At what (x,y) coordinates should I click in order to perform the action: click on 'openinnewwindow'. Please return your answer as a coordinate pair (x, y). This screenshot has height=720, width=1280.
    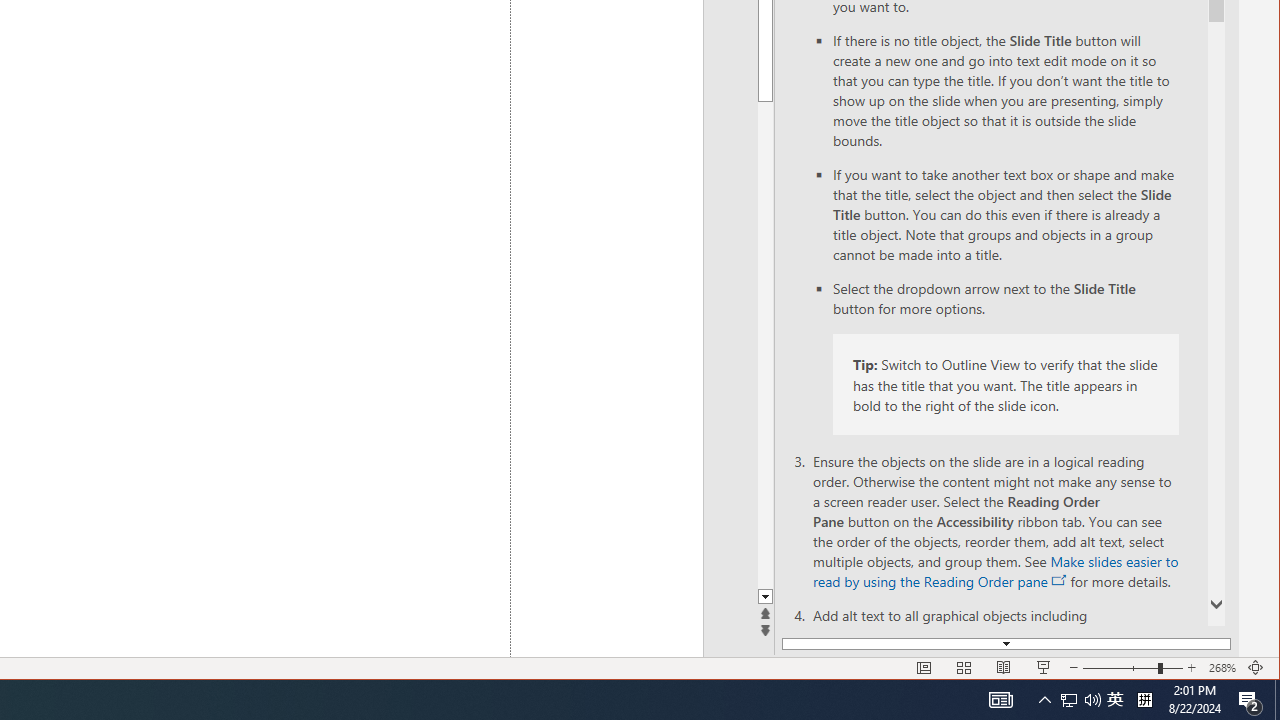
    Looking at the image, I should click on (1058, 581).